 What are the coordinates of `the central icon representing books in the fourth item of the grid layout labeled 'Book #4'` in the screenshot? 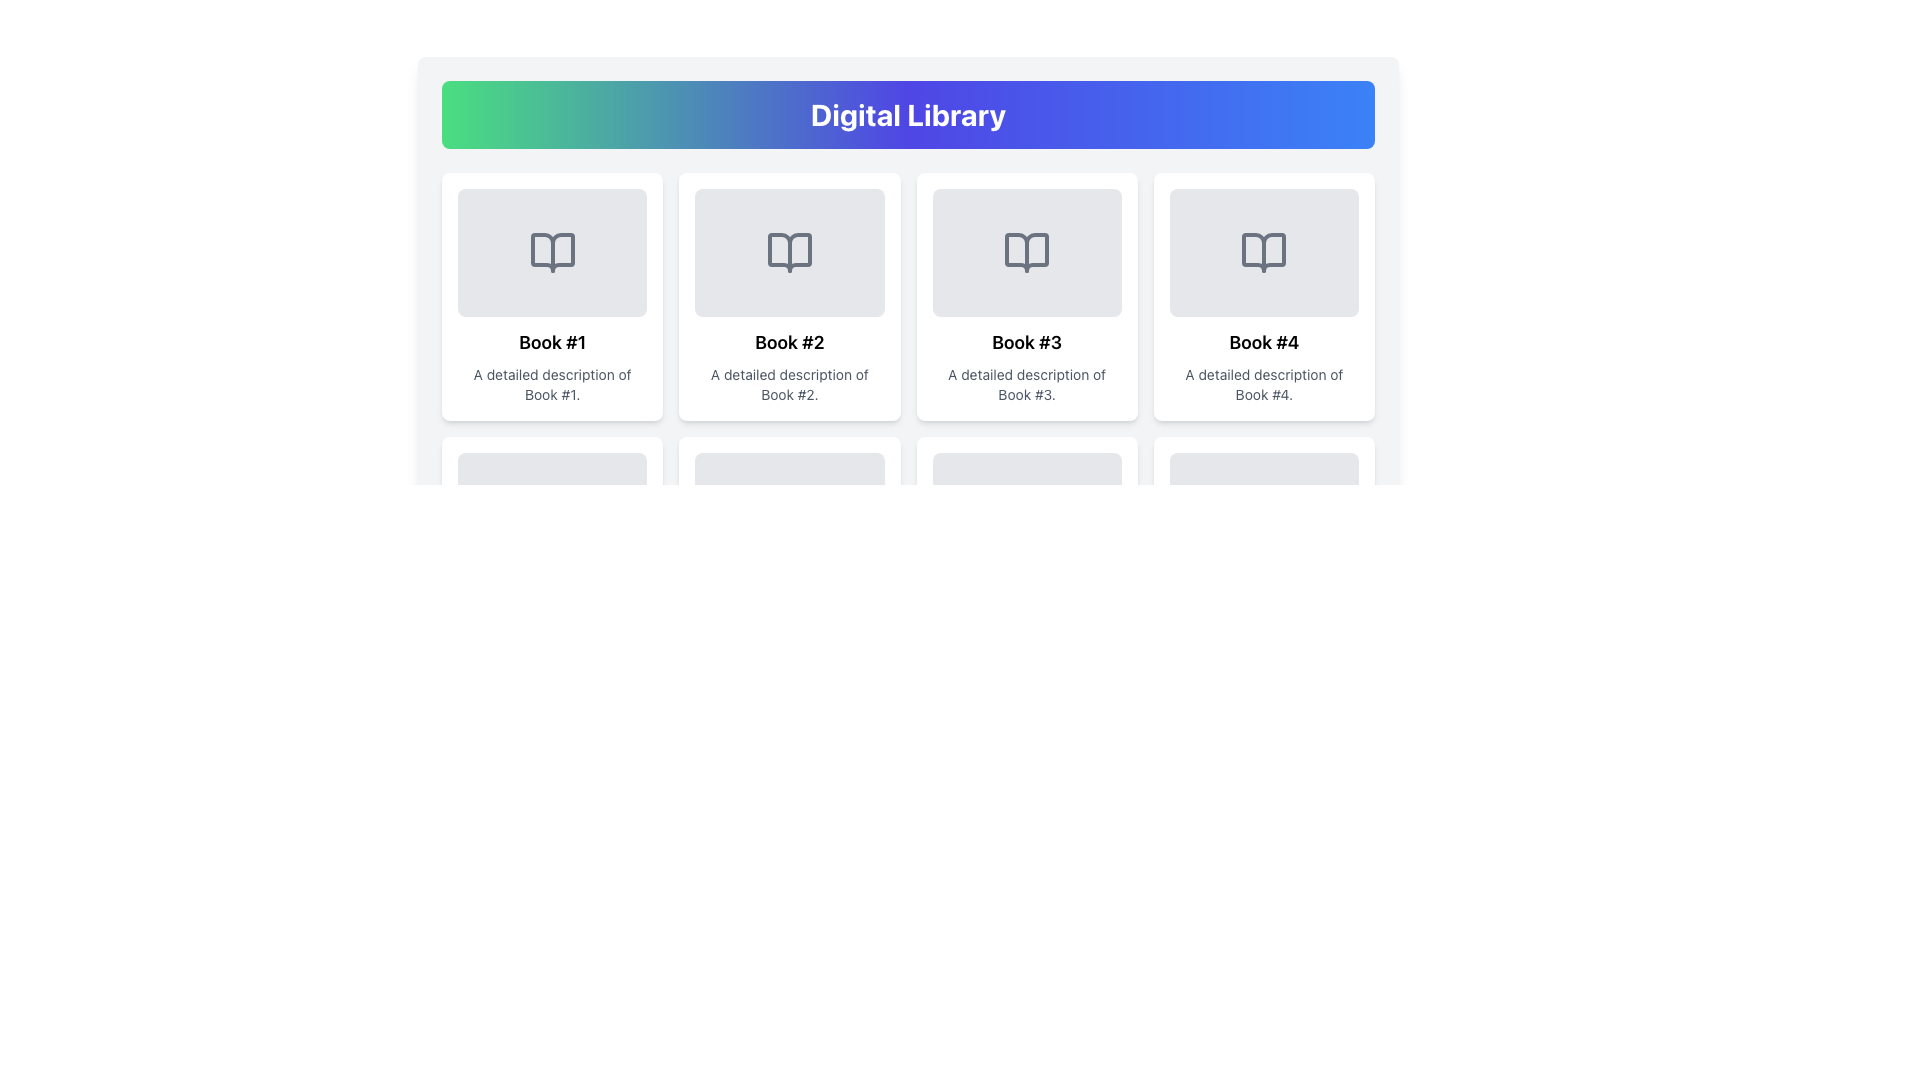 It's located at (1263, 252).